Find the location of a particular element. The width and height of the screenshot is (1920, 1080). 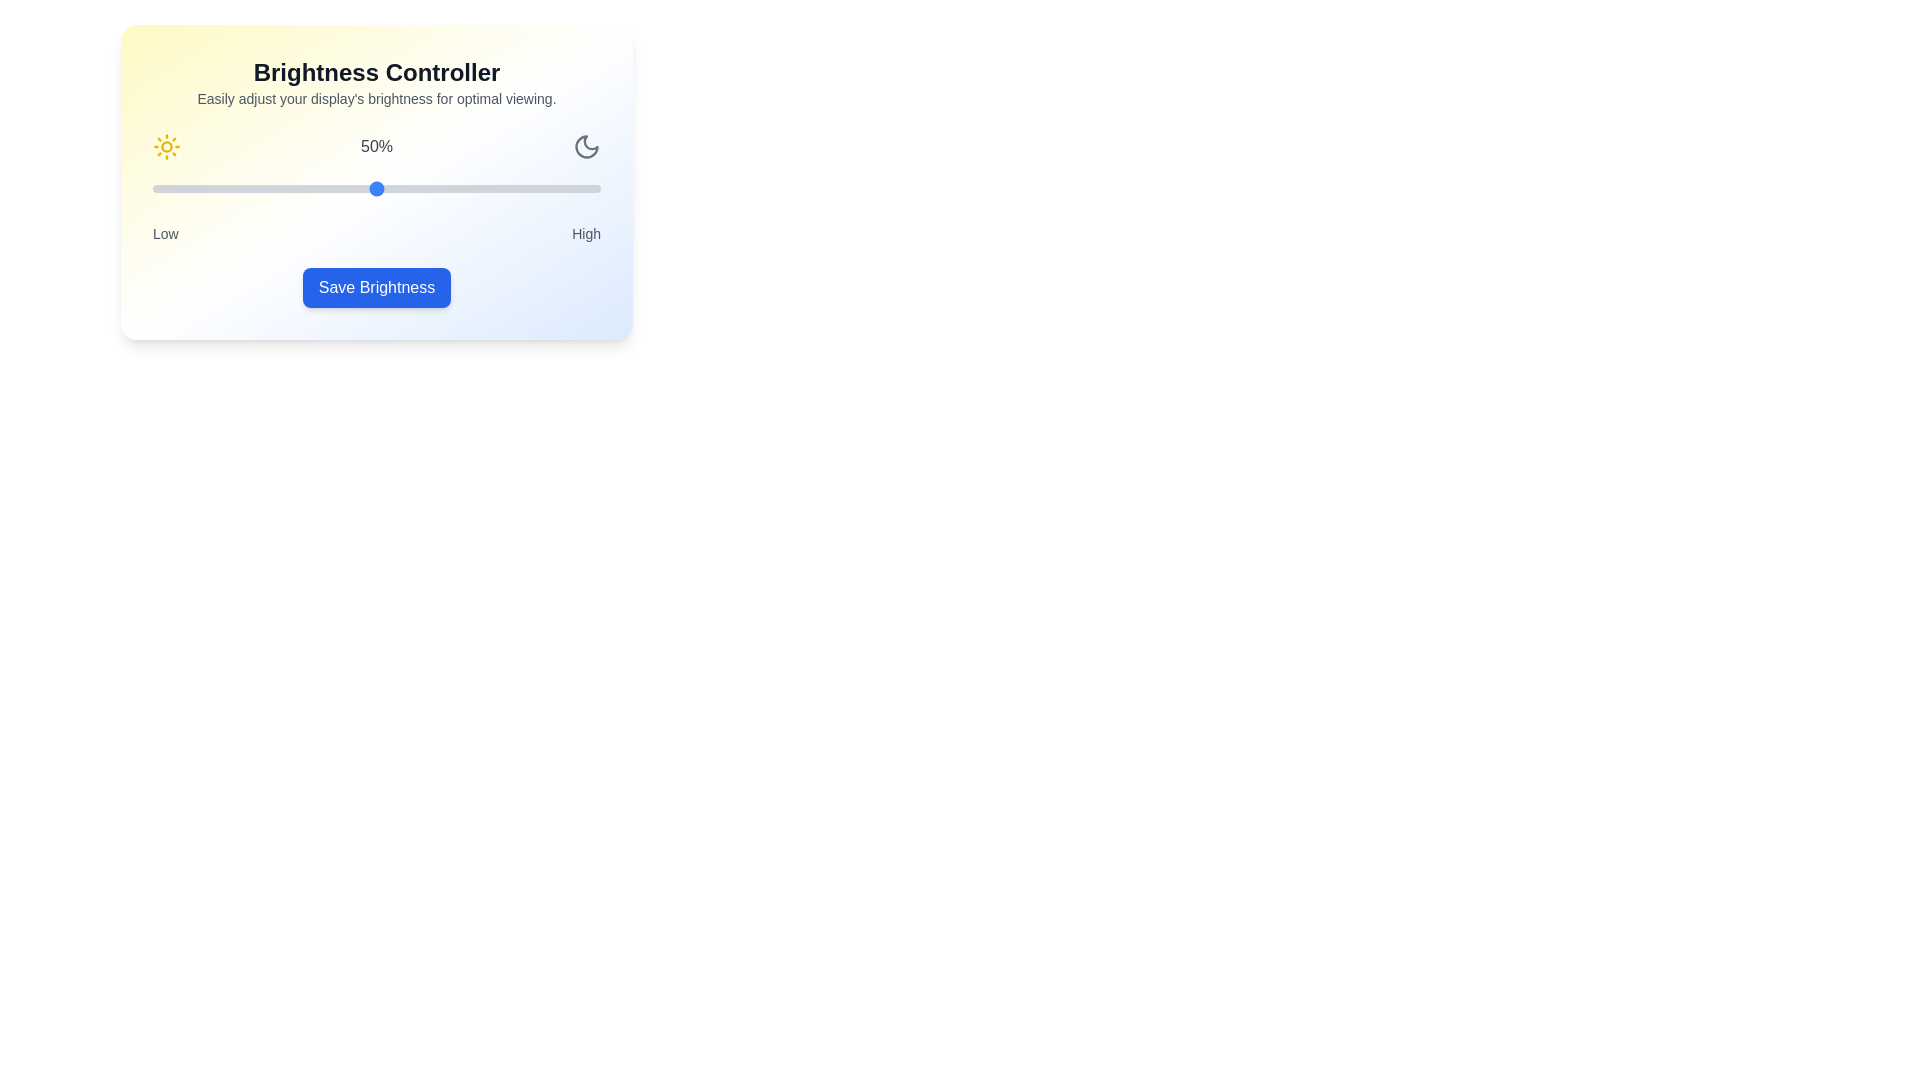

the brightness slider to 69% is located at coordinates (461, 189).